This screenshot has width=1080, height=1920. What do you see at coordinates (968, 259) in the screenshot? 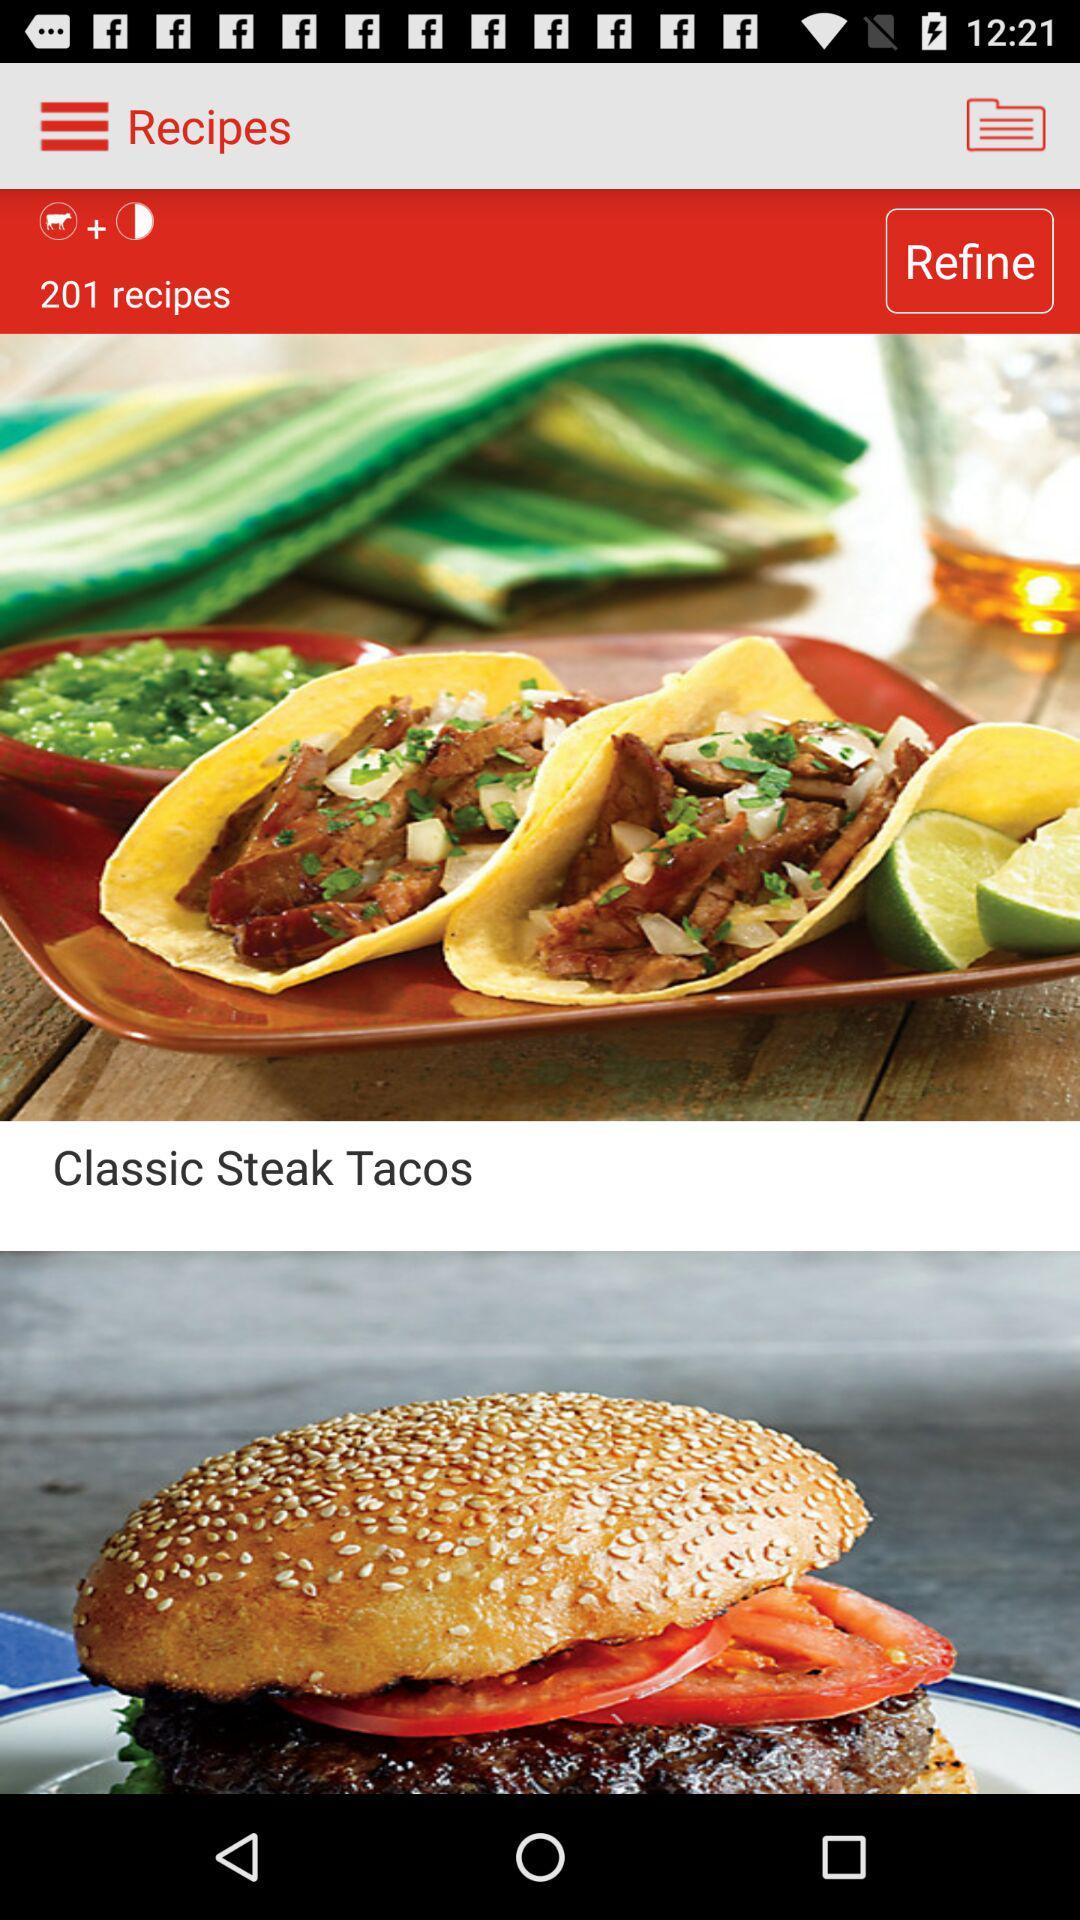
I see `the app to the right of 201 recipes` at bounding box center [968, 259].